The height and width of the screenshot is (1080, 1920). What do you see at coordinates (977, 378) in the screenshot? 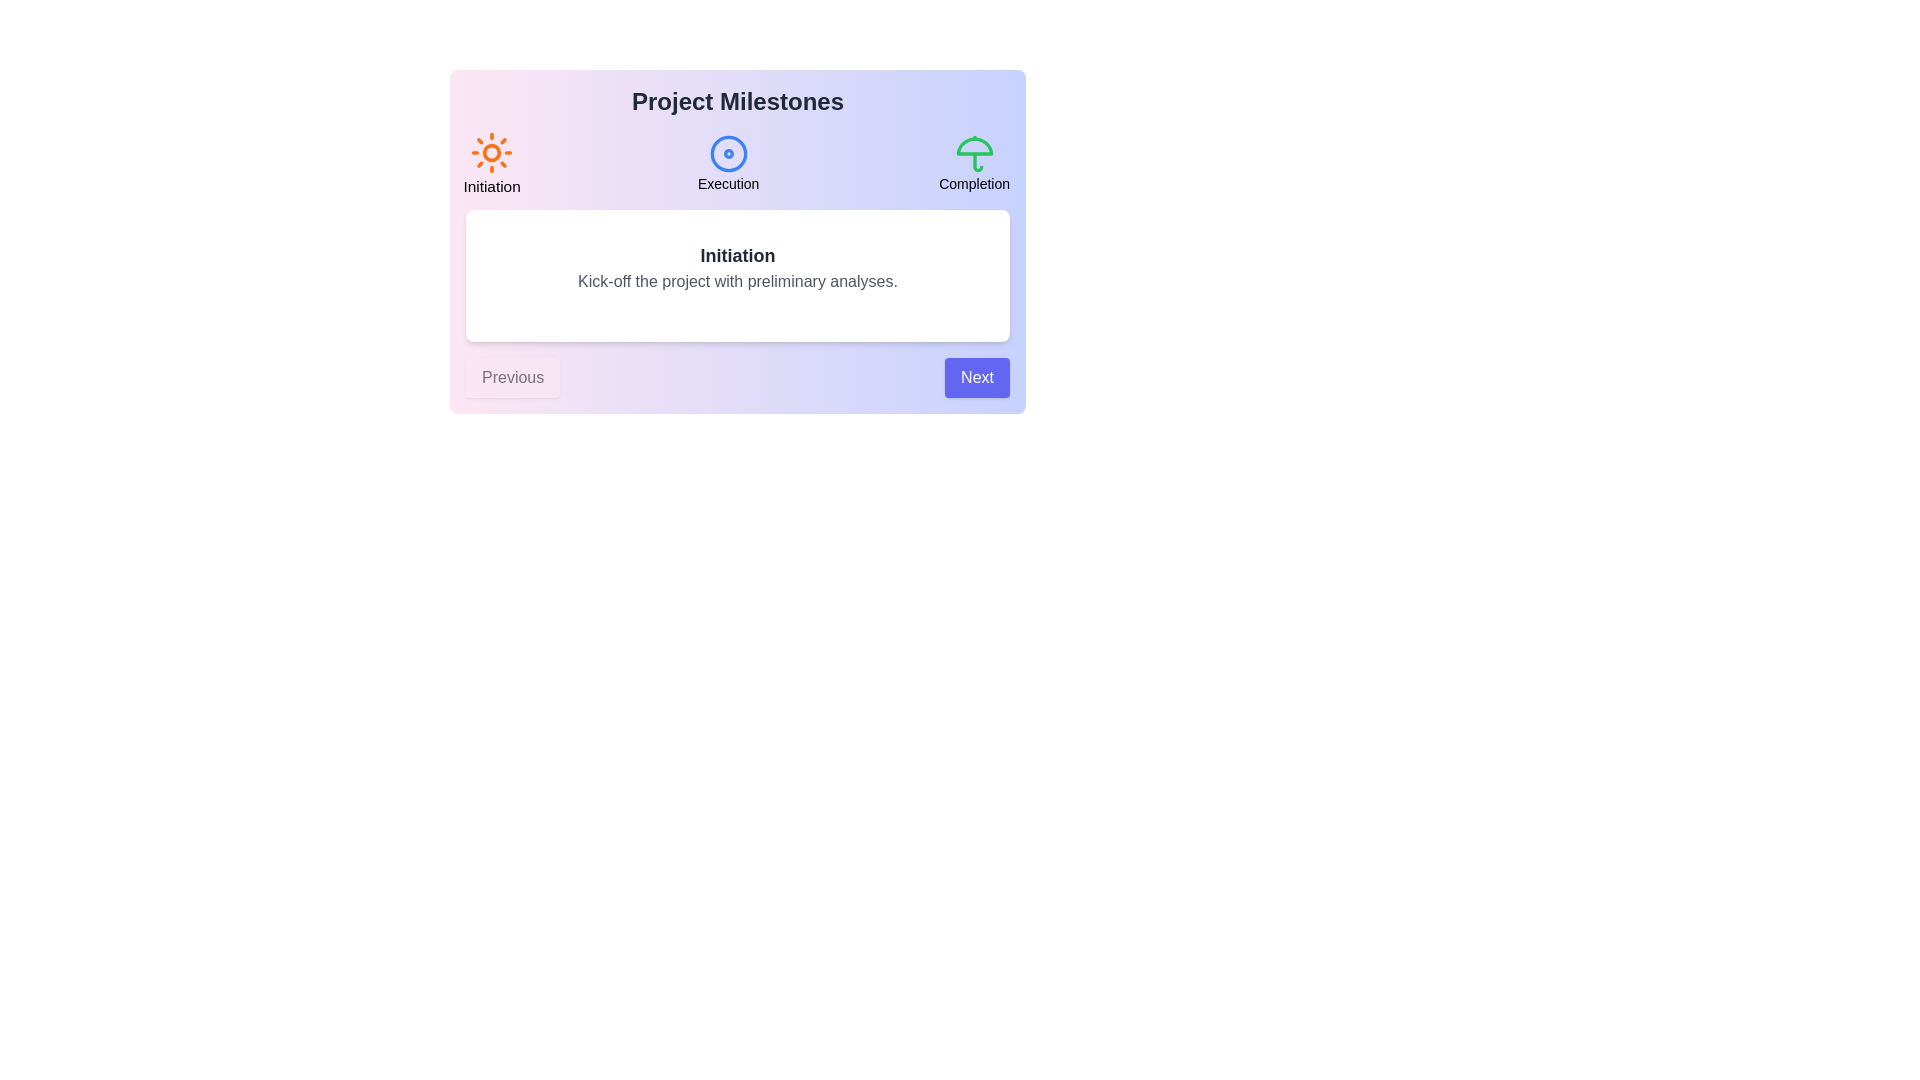
I see `the 'Next' button to navigate to the next step` at bounding box center [977, 378].